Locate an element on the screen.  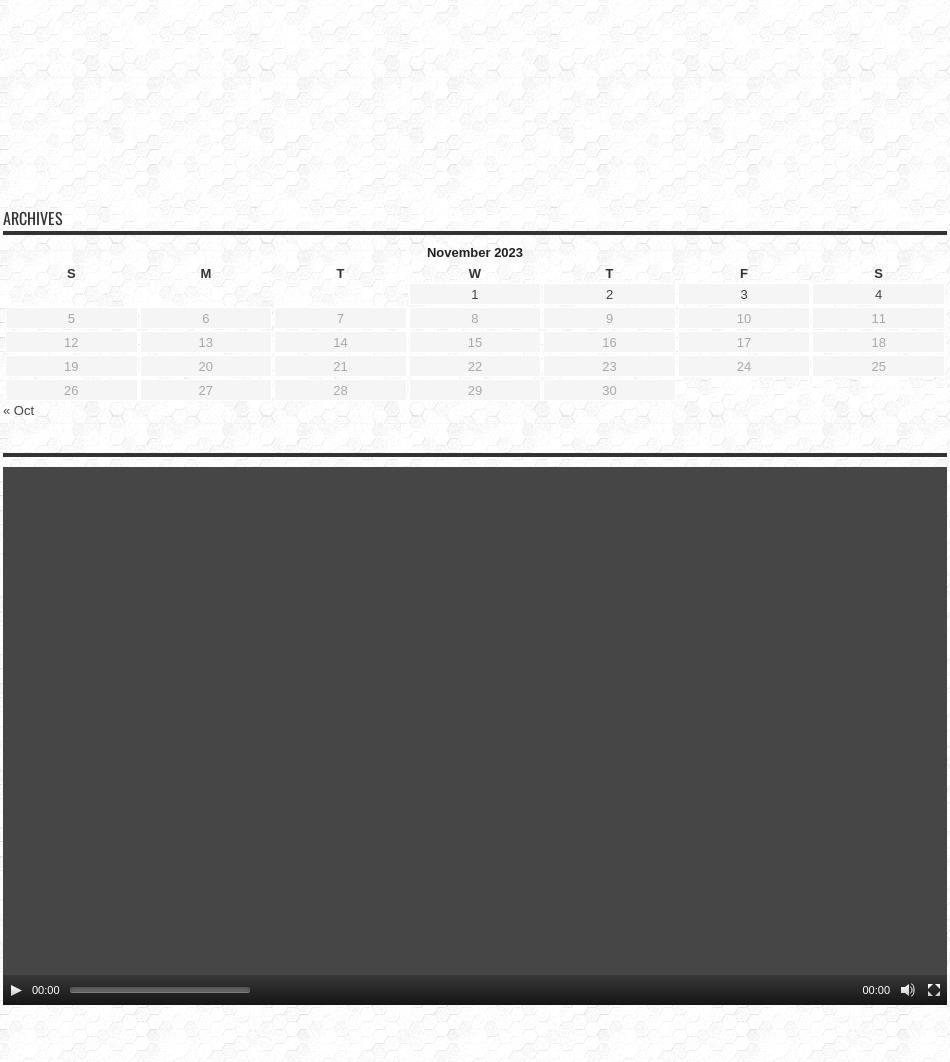
'14' is located at coordinates (339, 309).